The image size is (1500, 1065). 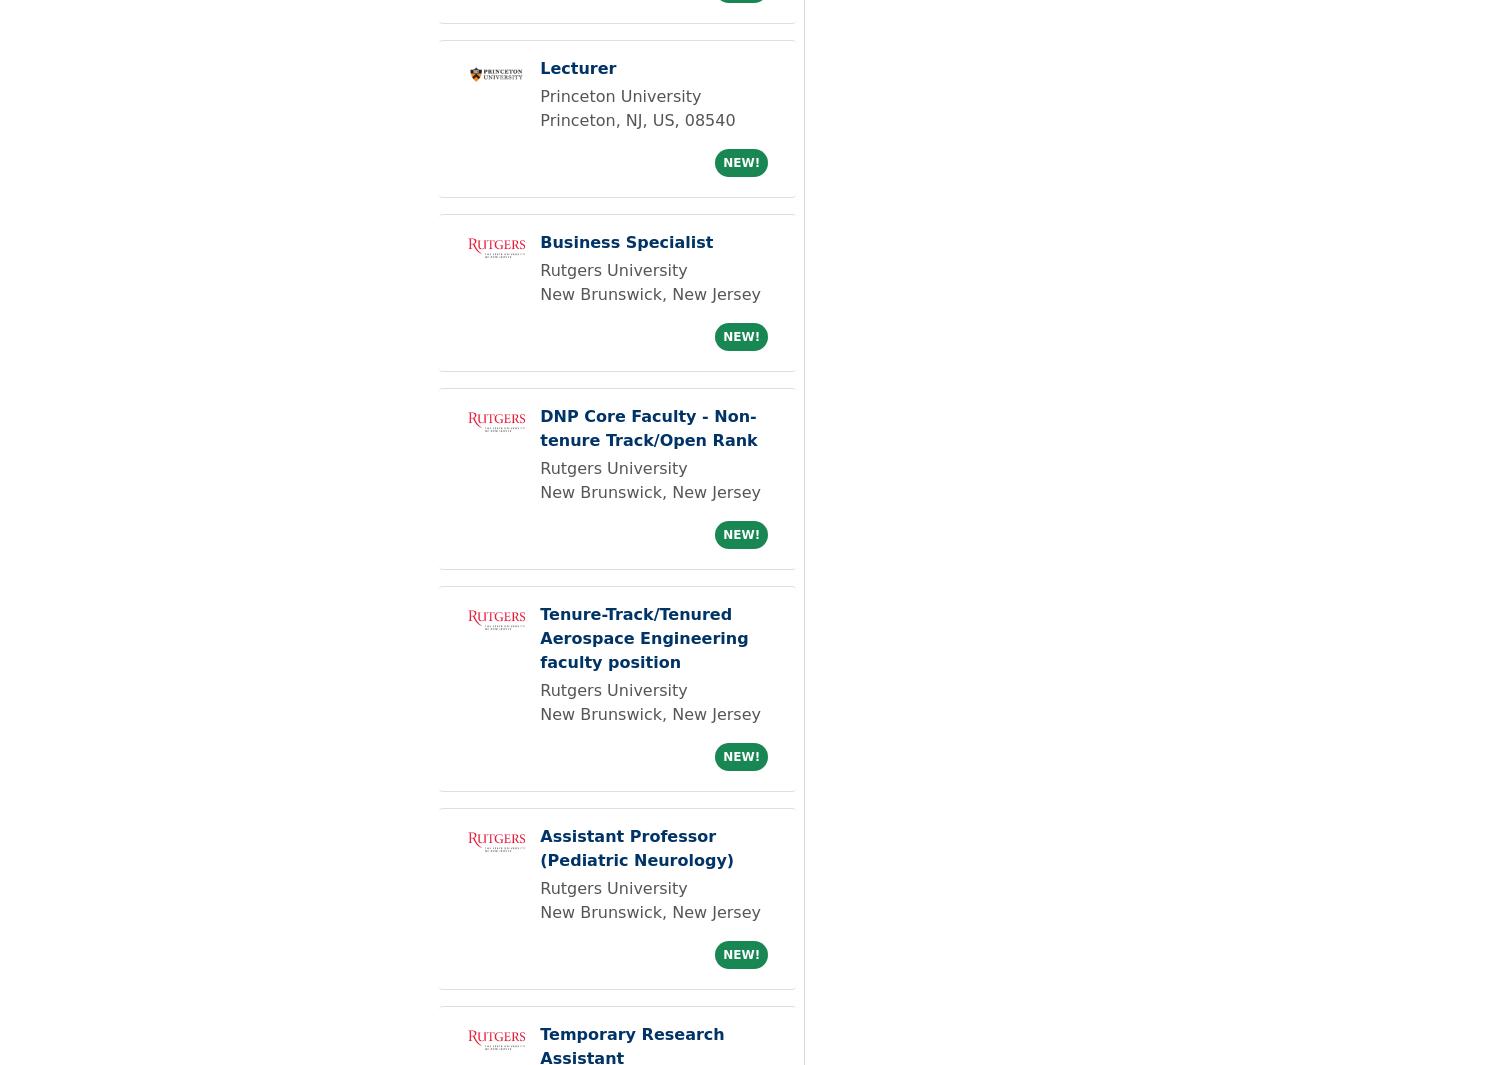 What do you see at coordinates (619, 95) in the screenshot?
I see `'Princeton University'` at bounding box center [619, 95].